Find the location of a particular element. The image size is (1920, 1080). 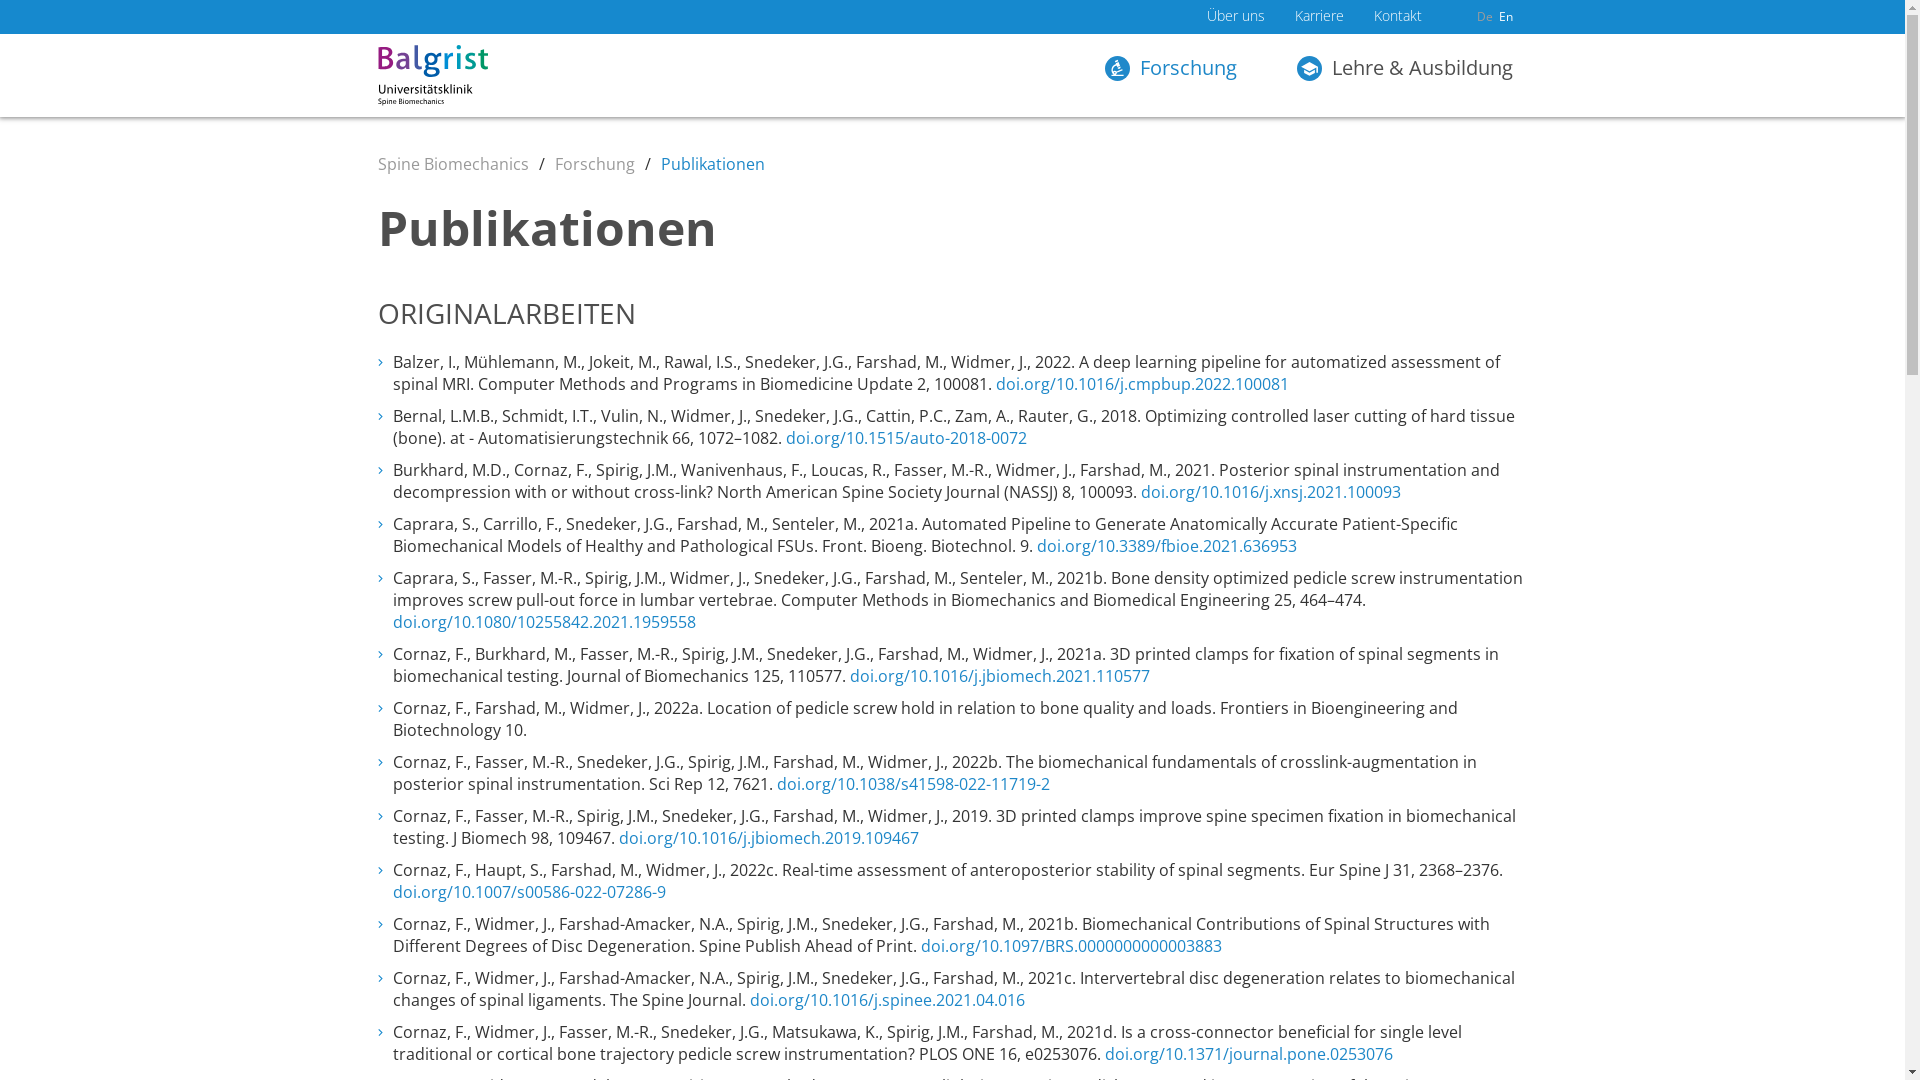

'De' is located at coordinates (1476, 16).